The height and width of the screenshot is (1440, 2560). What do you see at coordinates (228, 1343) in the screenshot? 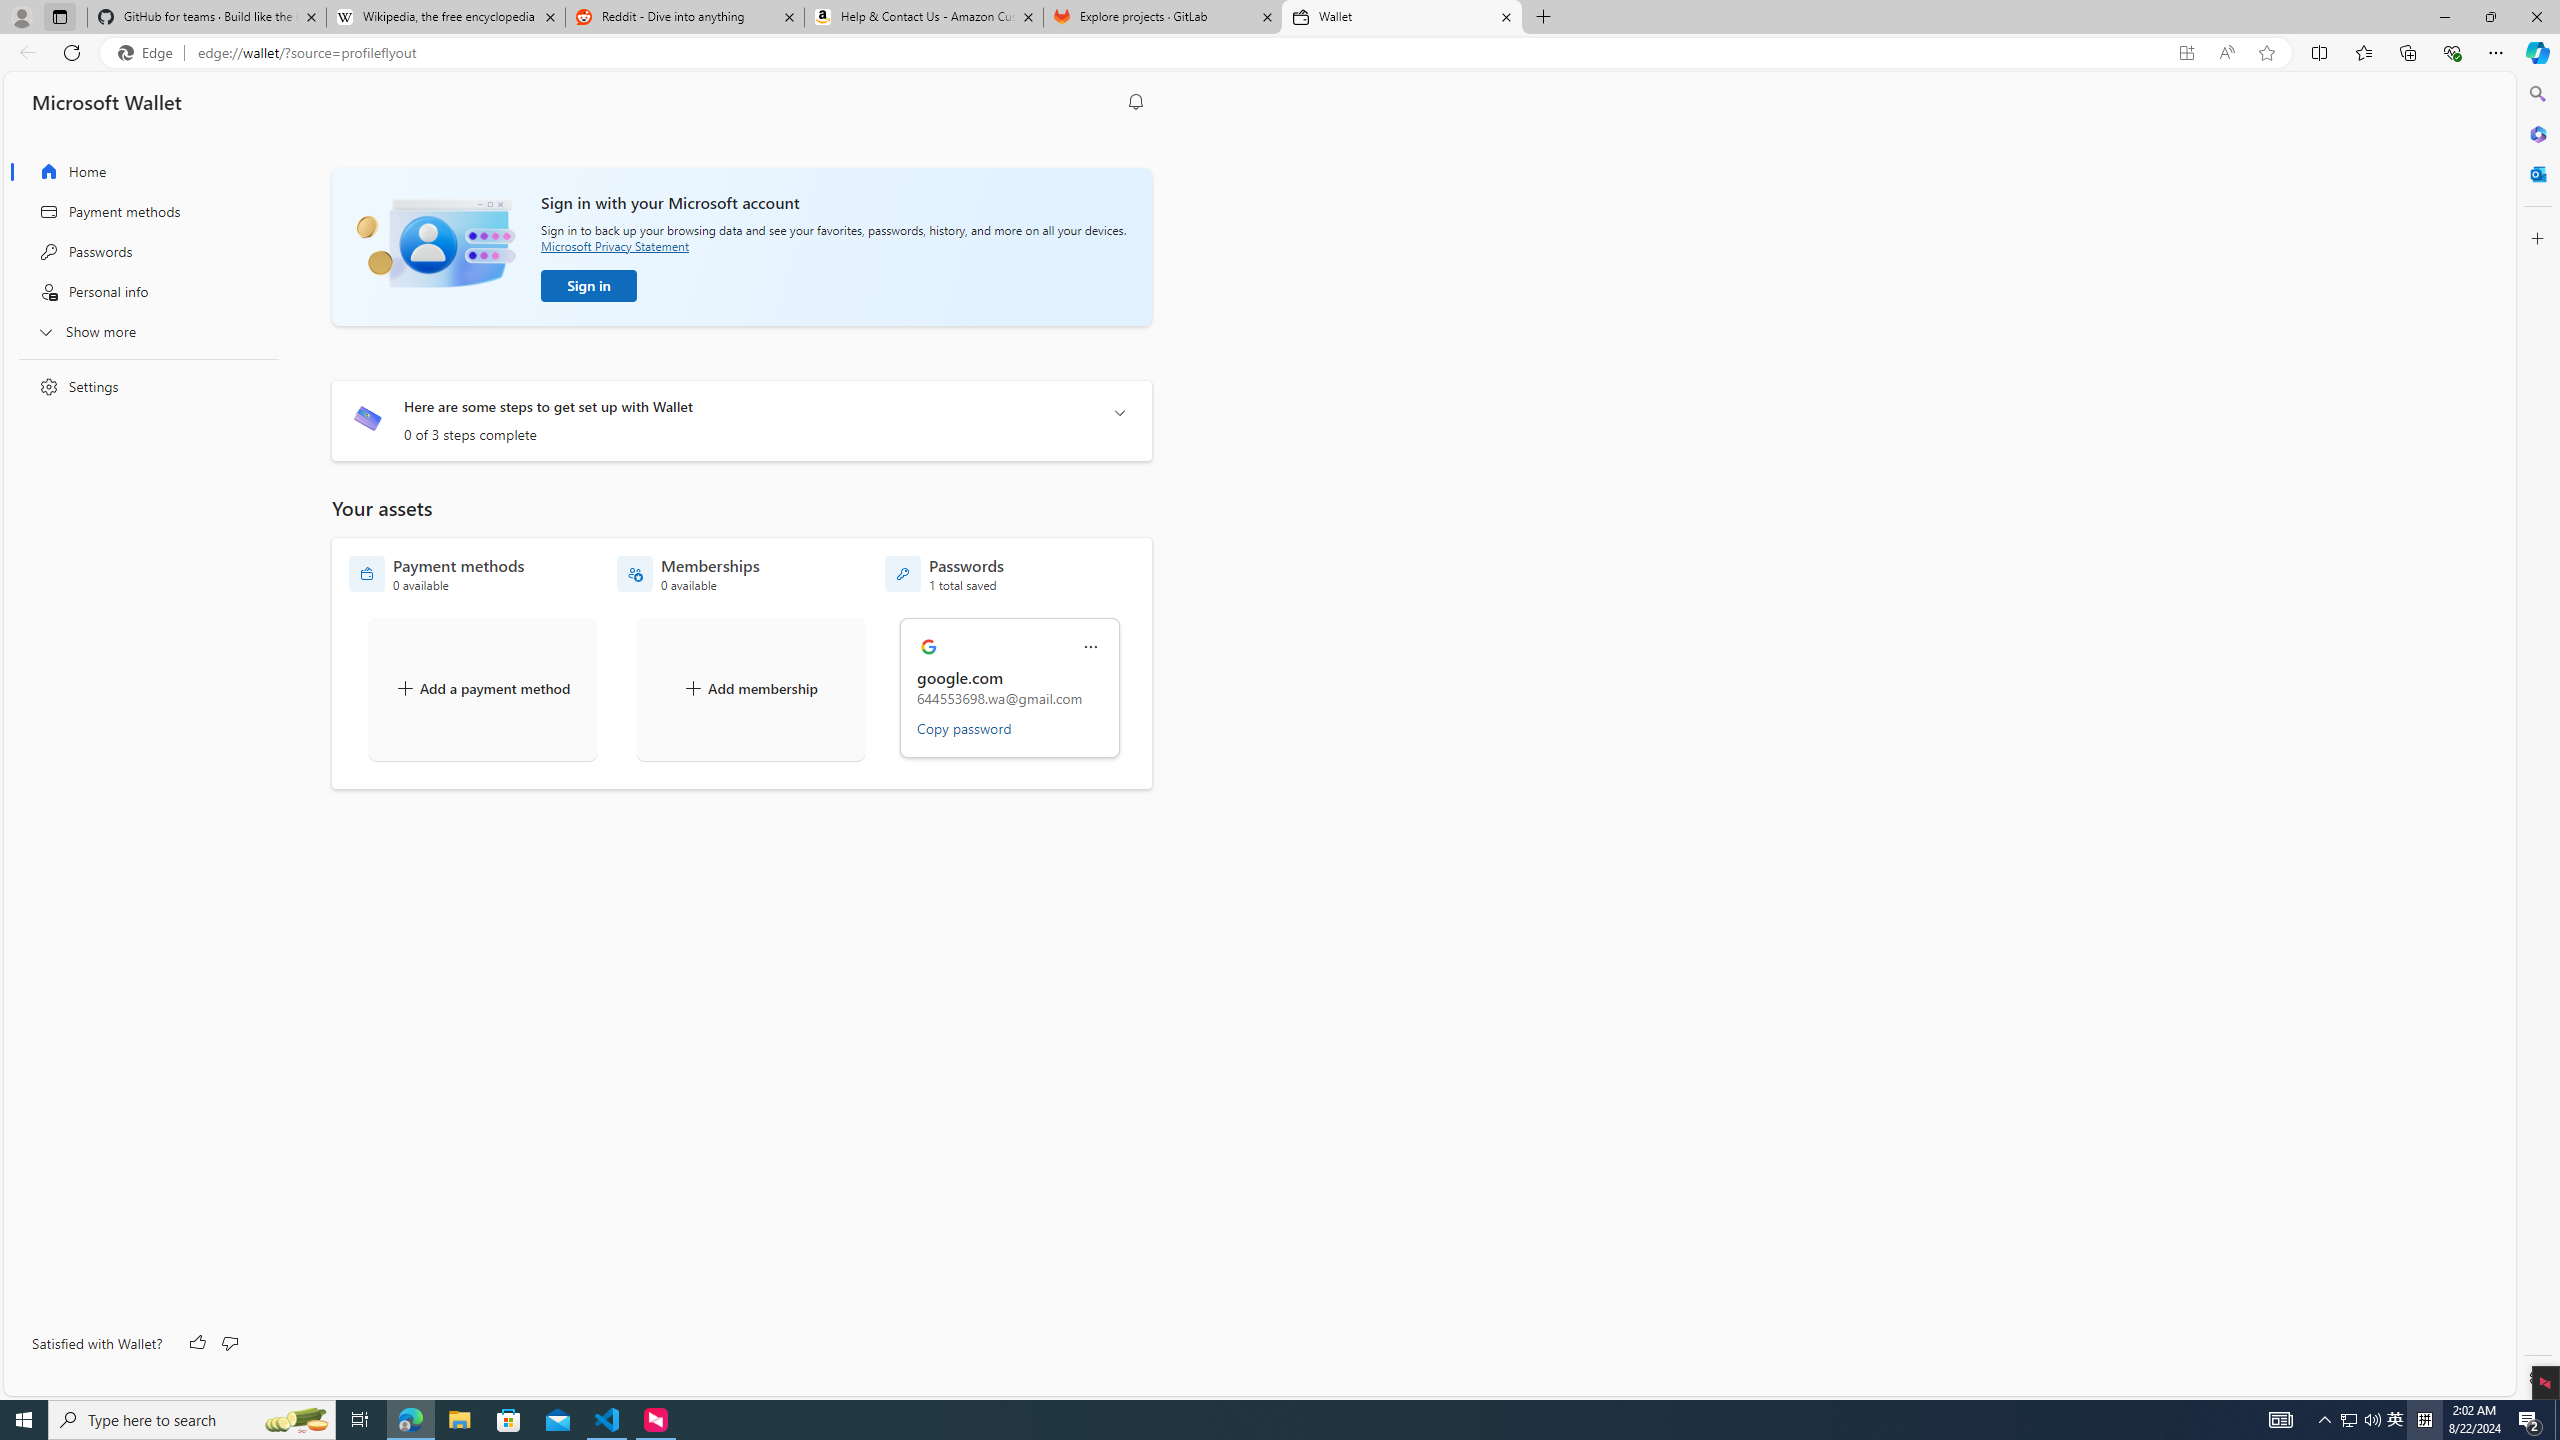
I see `'Dislike'` at bounding box center [228, 1343].